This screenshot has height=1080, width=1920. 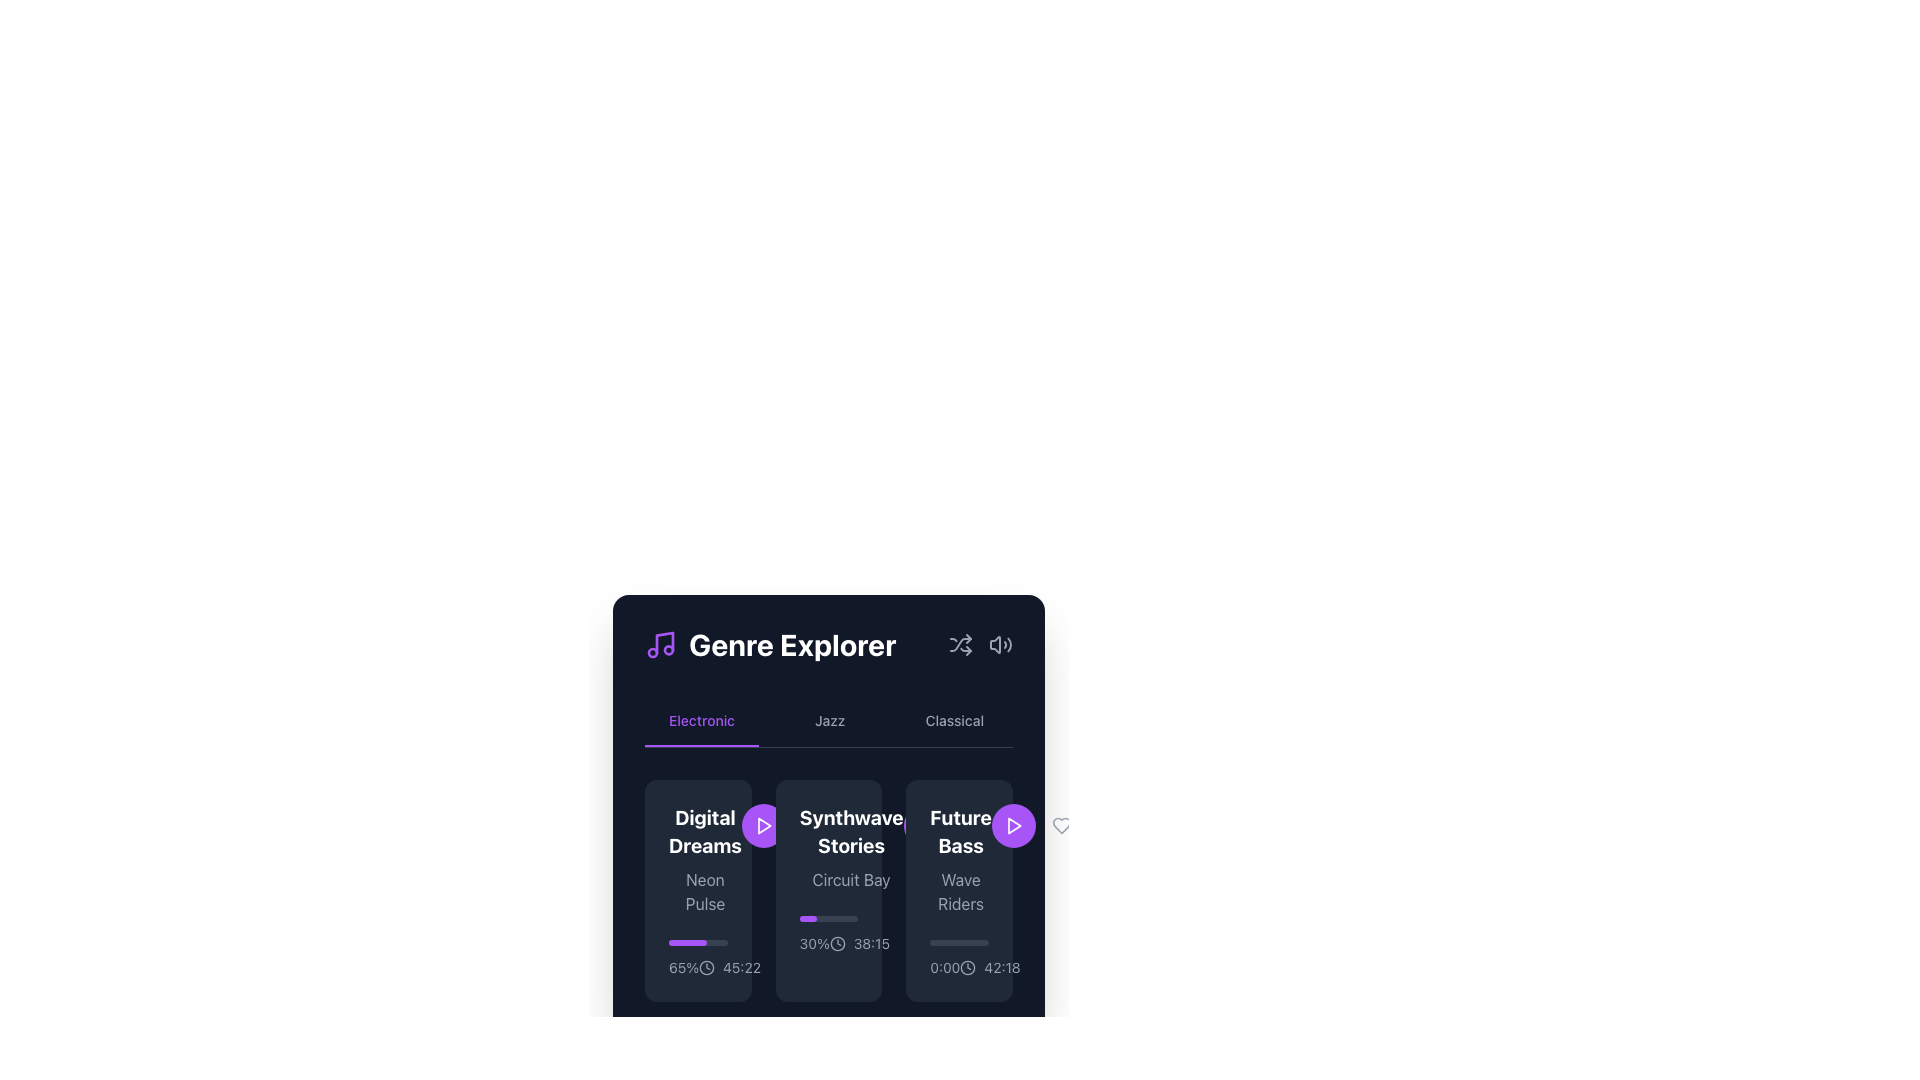 What do you see at coordinates (829, 890) in the screenshot?
I see `the content card displaying information about a music track, which is the second panel from the left under the 'Electronic' tab in a grid layout` at bounding box center [829, 890].